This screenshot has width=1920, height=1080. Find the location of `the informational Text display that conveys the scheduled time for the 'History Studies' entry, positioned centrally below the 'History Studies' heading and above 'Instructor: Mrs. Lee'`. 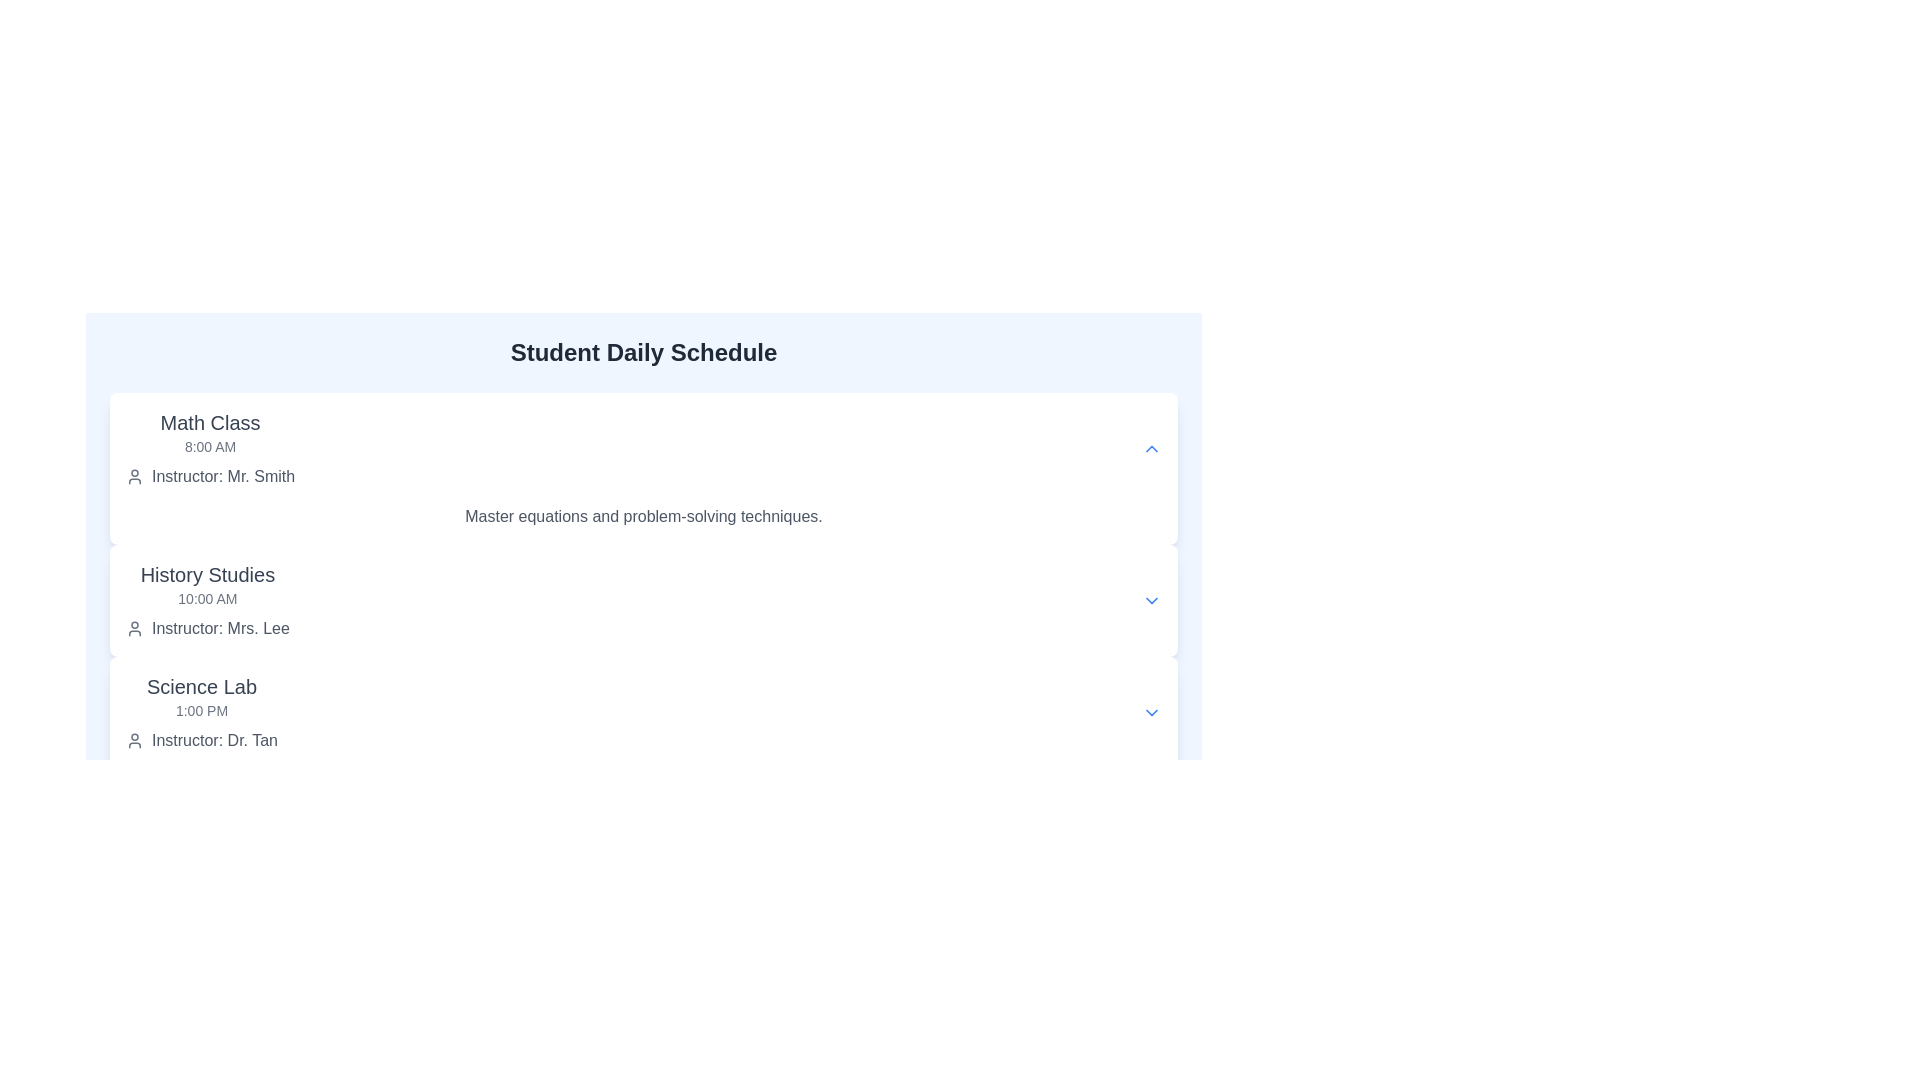

the informational Text display that conveys the scheduled time for the 'History Studies' entry, positioned centrally below the 'History Studies' heading and above 'Instructor: Mrs. Lee' is located at coordinates (207, 597).